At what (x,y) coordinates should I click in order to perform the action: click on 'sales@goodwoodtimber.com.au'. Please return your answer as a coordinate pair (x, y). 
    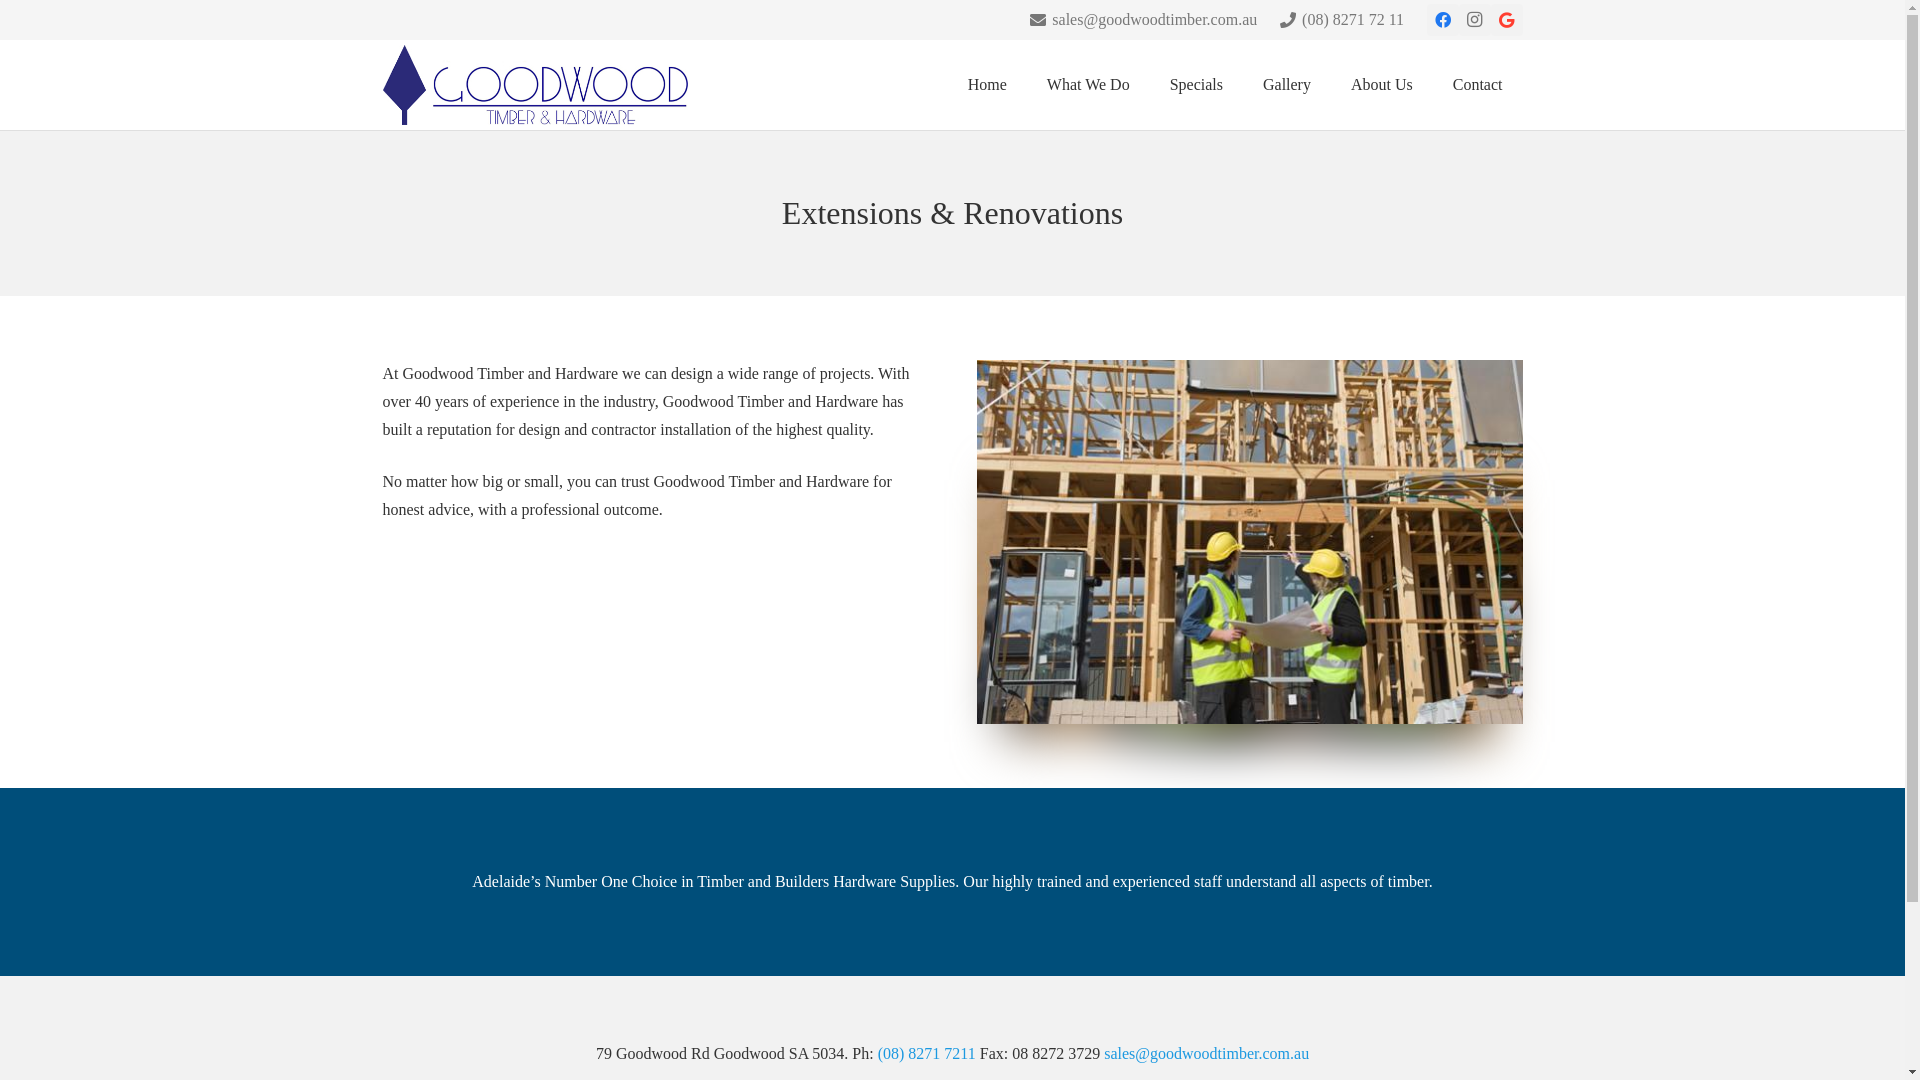
    Looking at the image, I should click on (1143, 19).